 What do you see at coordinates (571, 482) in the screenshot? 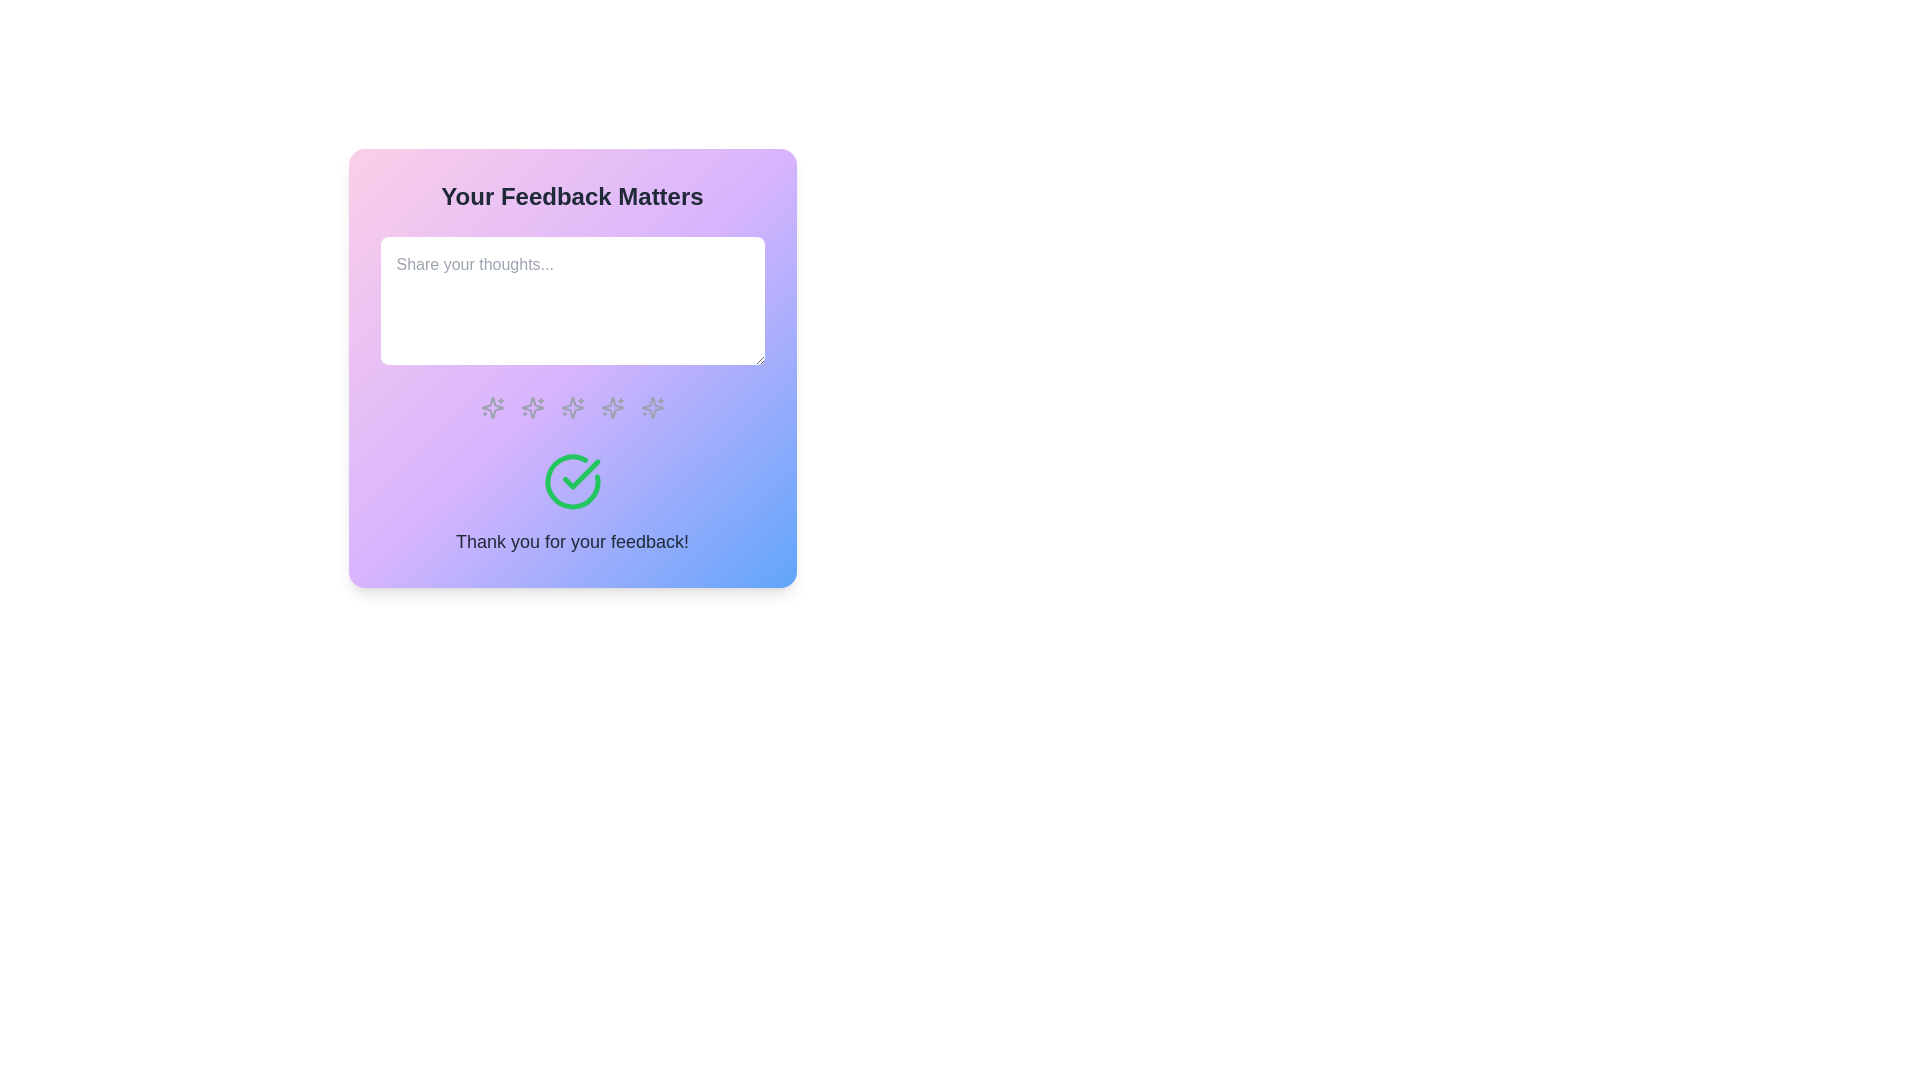
I see `the success status represented by the visual indicator icon located in the feedback form section, which is positioned above the 'Thank you for your feedback!' text and below the star icons` at bounding box center [571, 482].